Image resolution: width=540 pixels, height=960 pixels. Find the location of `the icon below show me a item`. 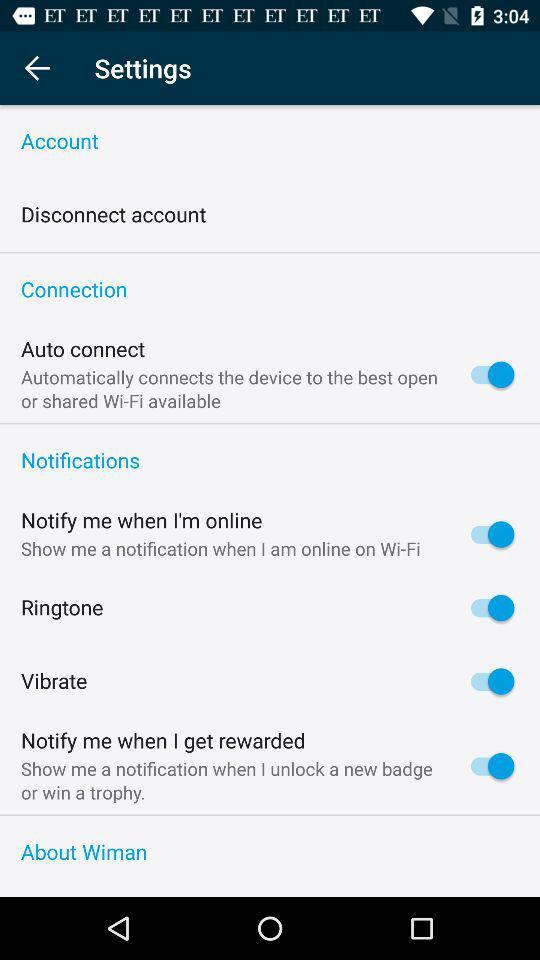

the icon below show me a item is located at coordinates (270, 815).